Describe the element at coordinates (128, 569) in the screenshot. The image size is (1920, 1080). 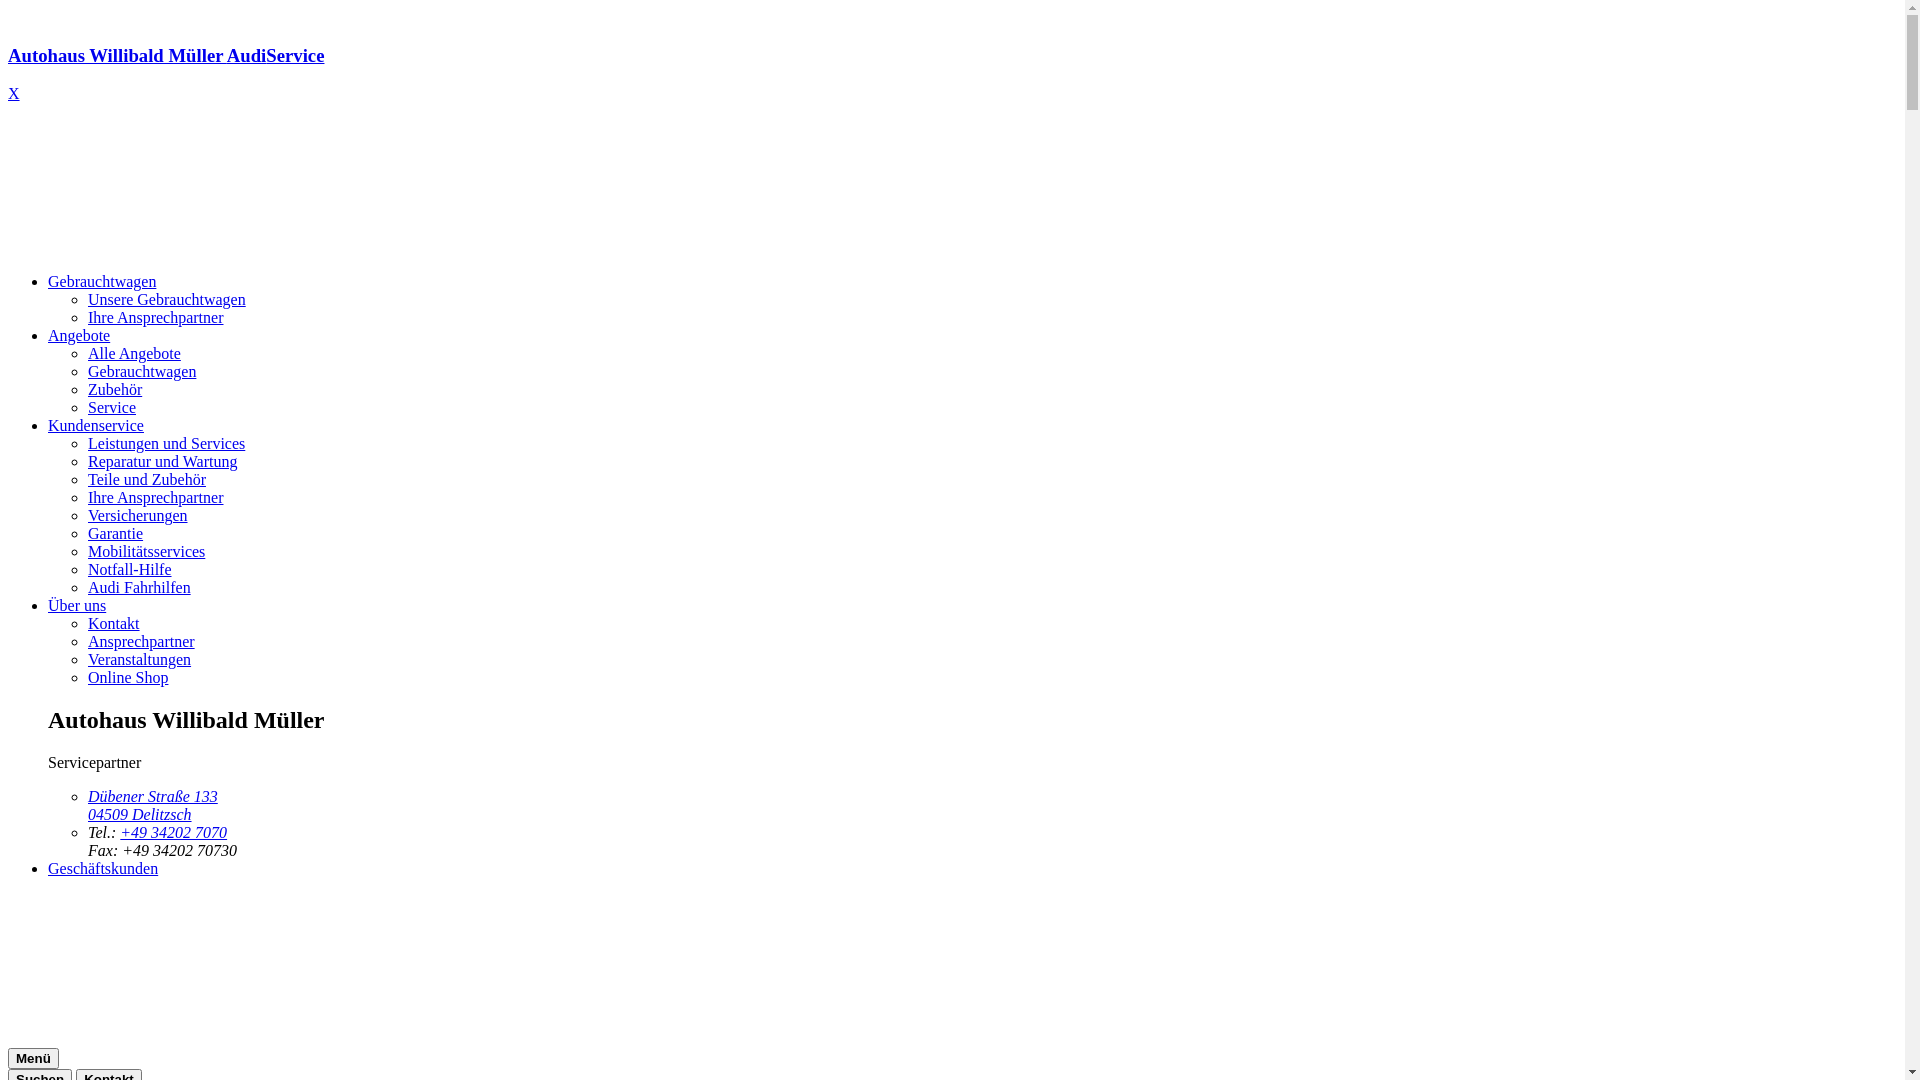
I see `'Notfall-Hilfe'` at that location.